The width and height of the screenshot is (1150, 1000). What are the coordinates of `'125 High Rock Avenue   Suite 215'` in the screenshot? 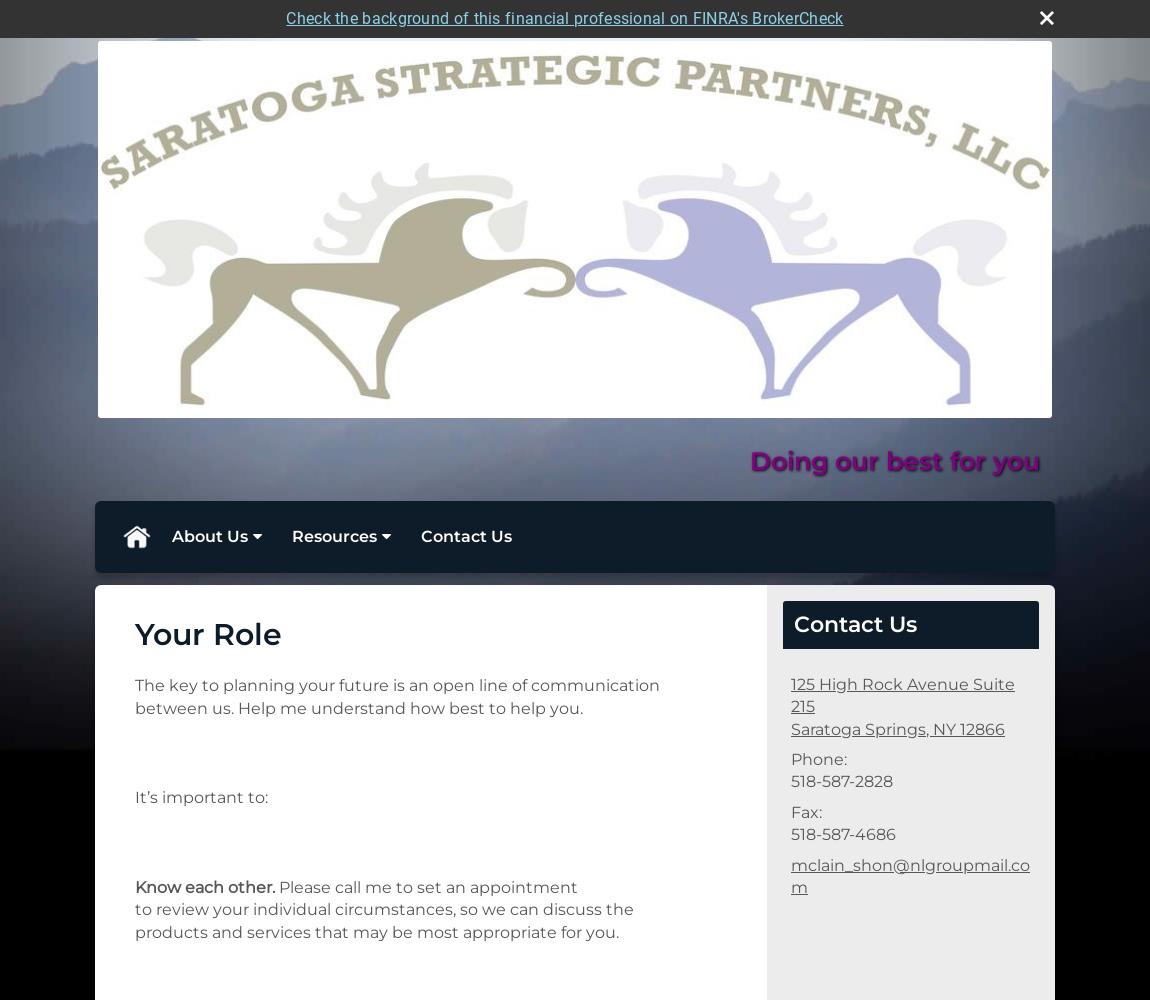 It's located at (902, 694).